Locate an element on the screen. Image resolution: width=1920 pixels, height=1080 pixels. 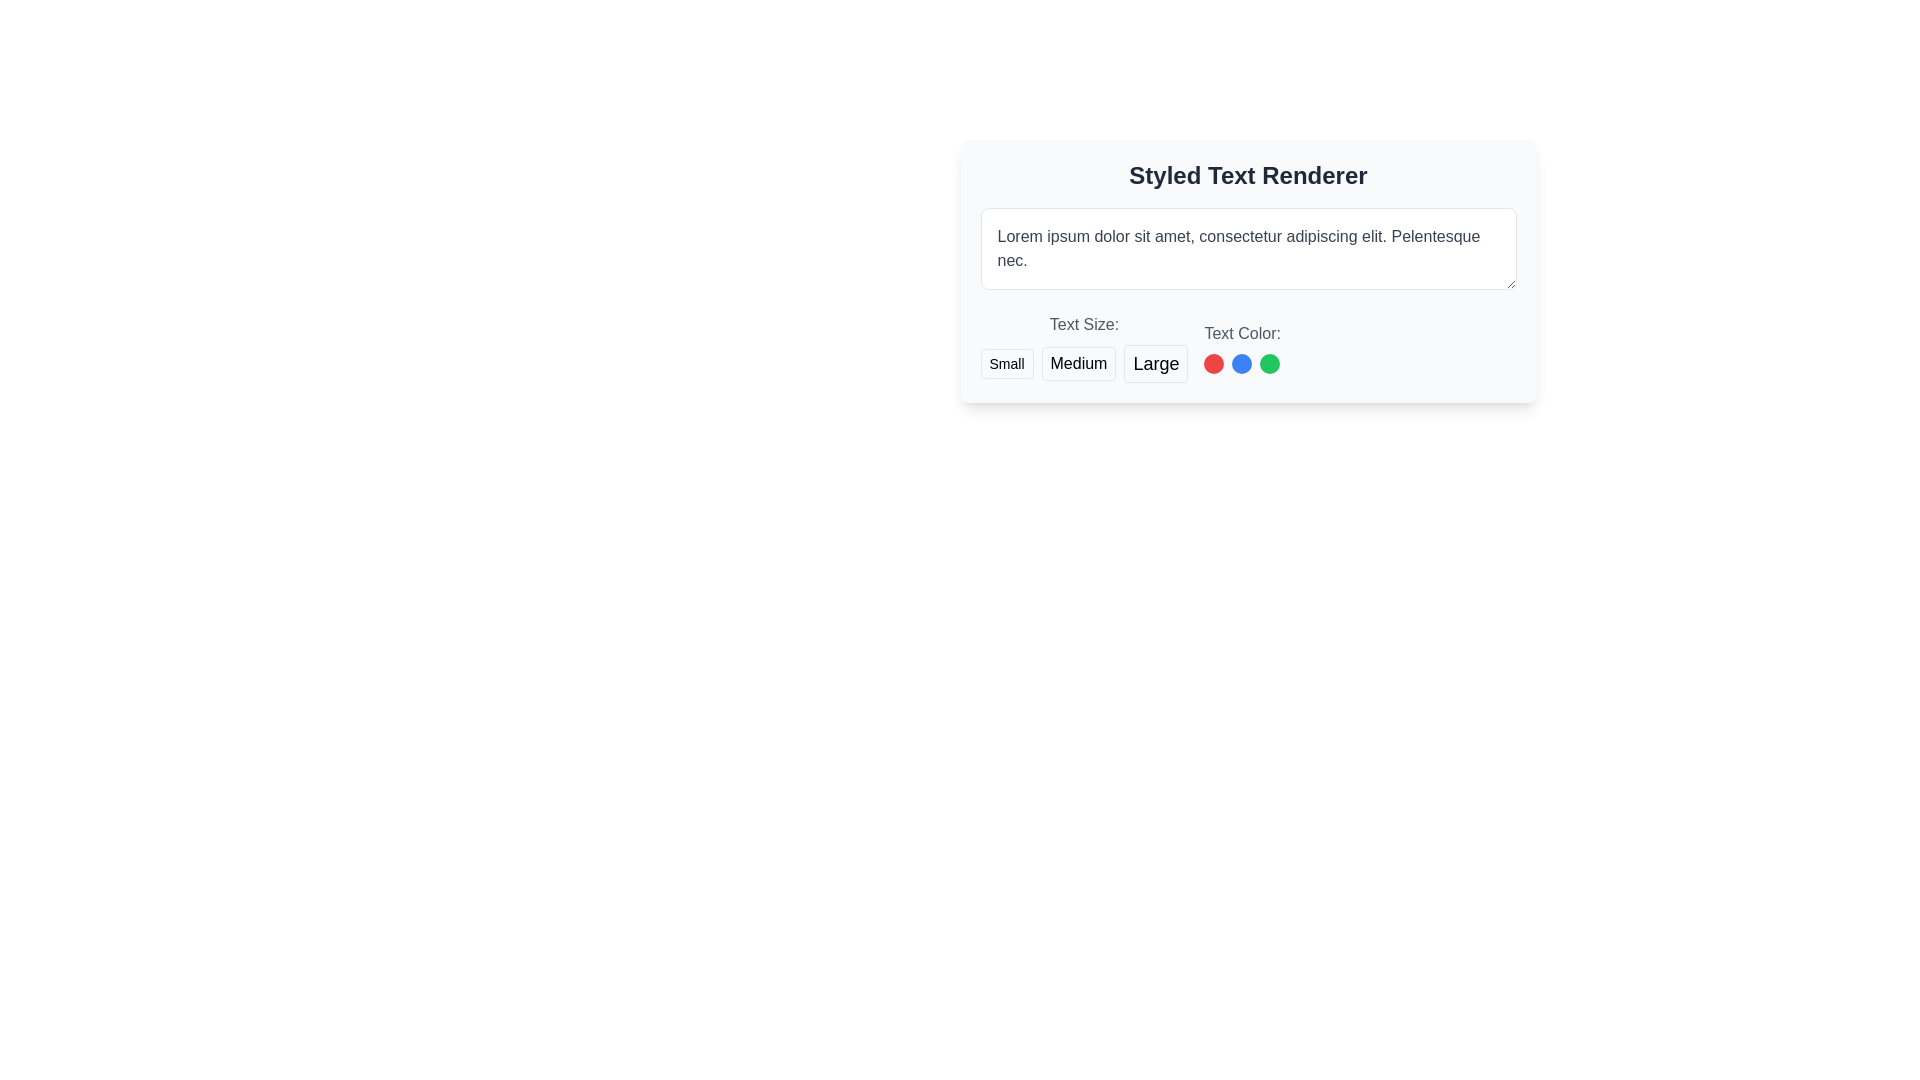
the 'Small' button, which is the first button in a horizontal row for text size selection is located at coordinates (1007, 363).